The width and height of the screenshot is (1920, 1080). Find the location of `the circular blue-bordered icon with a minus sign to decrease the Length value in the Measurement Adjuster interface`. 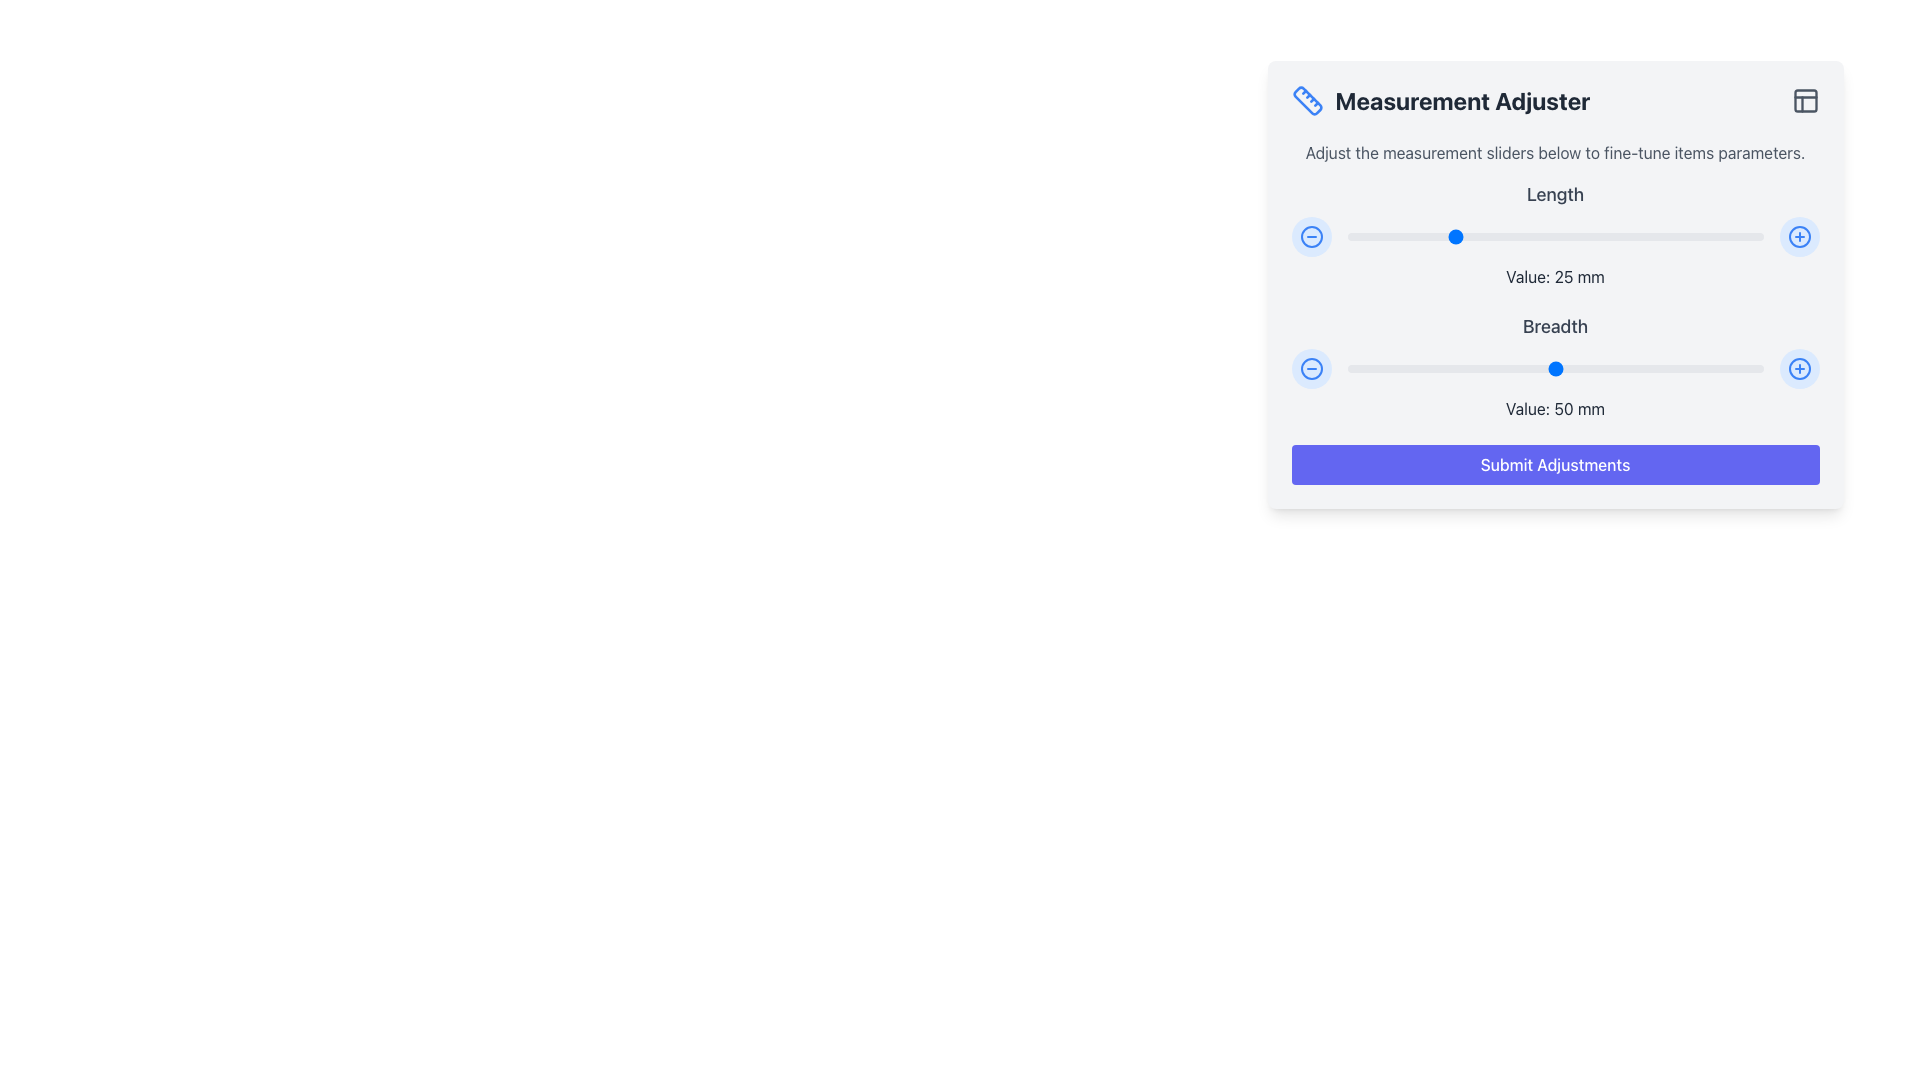

the circular blue-bordered icon with a minus sign to decrease the Length value in the Measurement Adjuster interface is located at coordinates (1311, 235).